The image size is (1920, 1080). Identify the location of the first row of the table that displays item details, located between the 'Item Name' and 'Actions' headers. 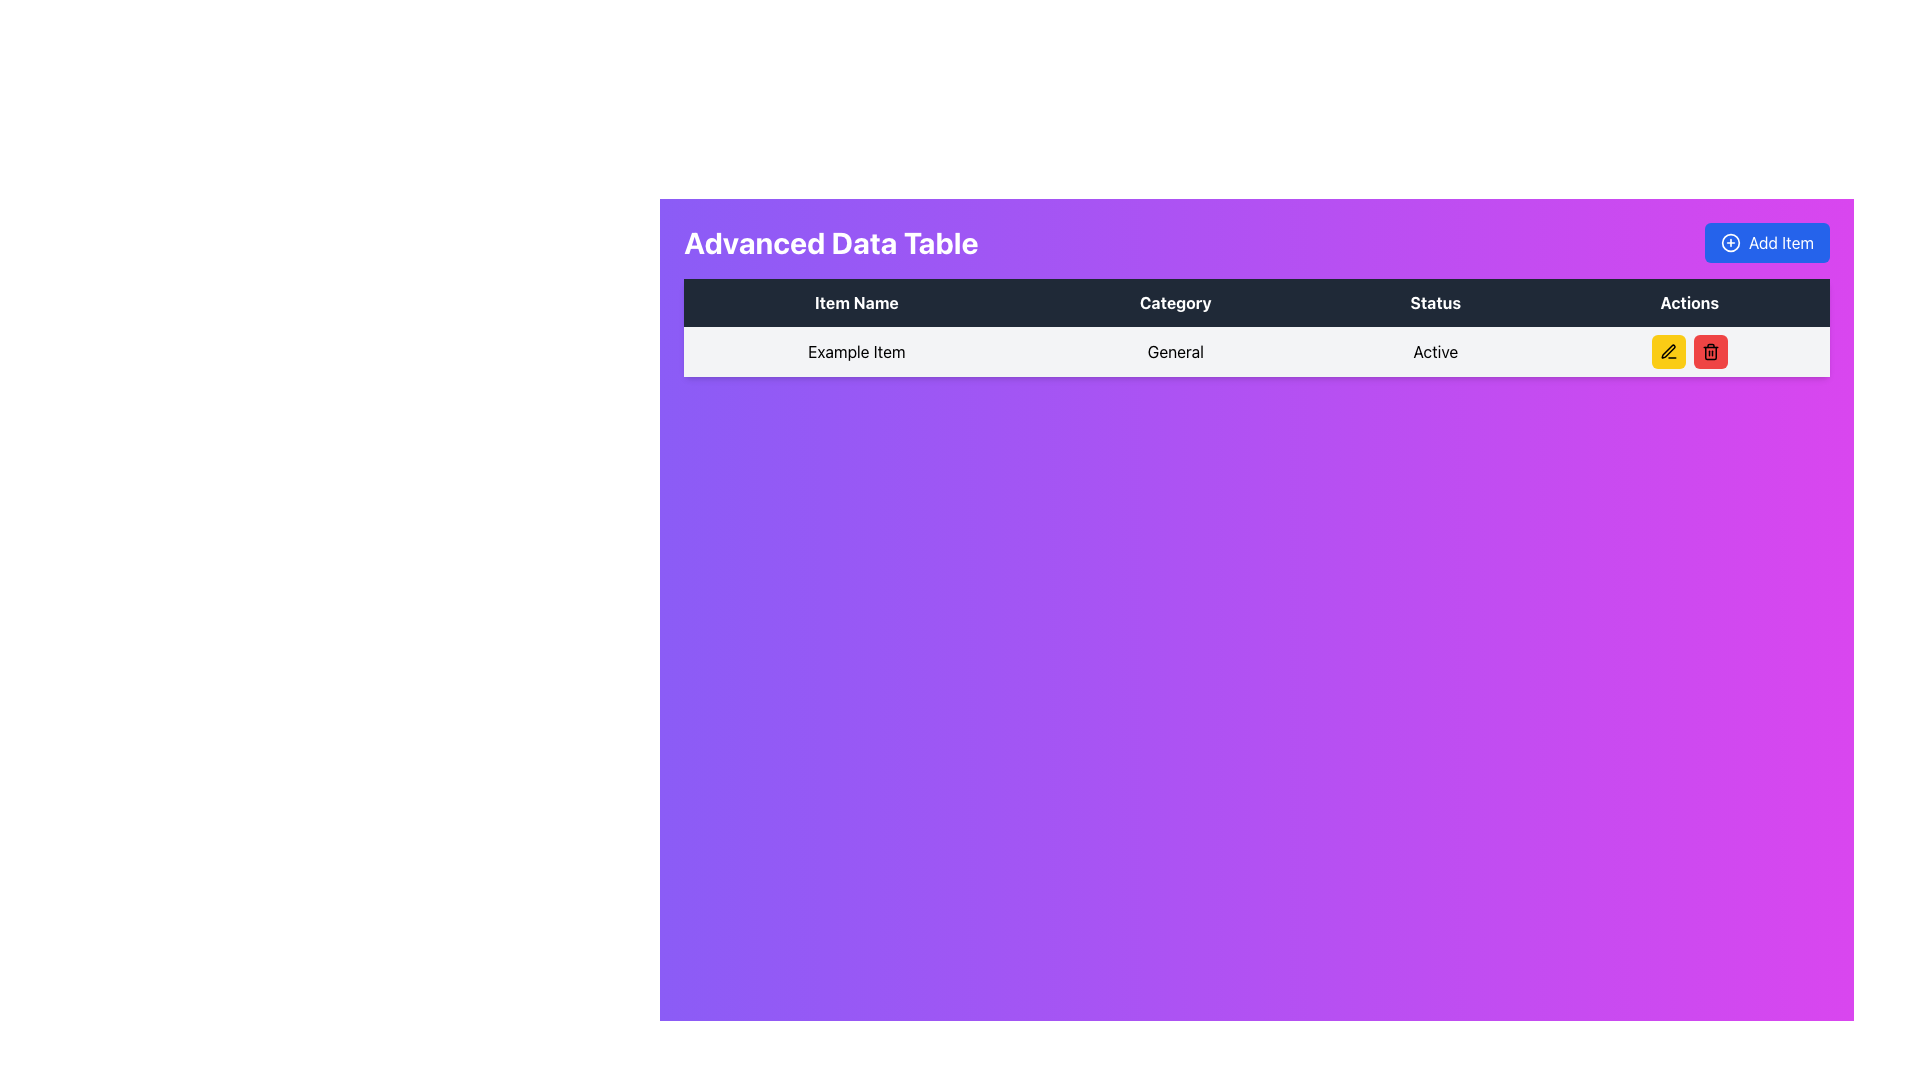
(1256, 350).